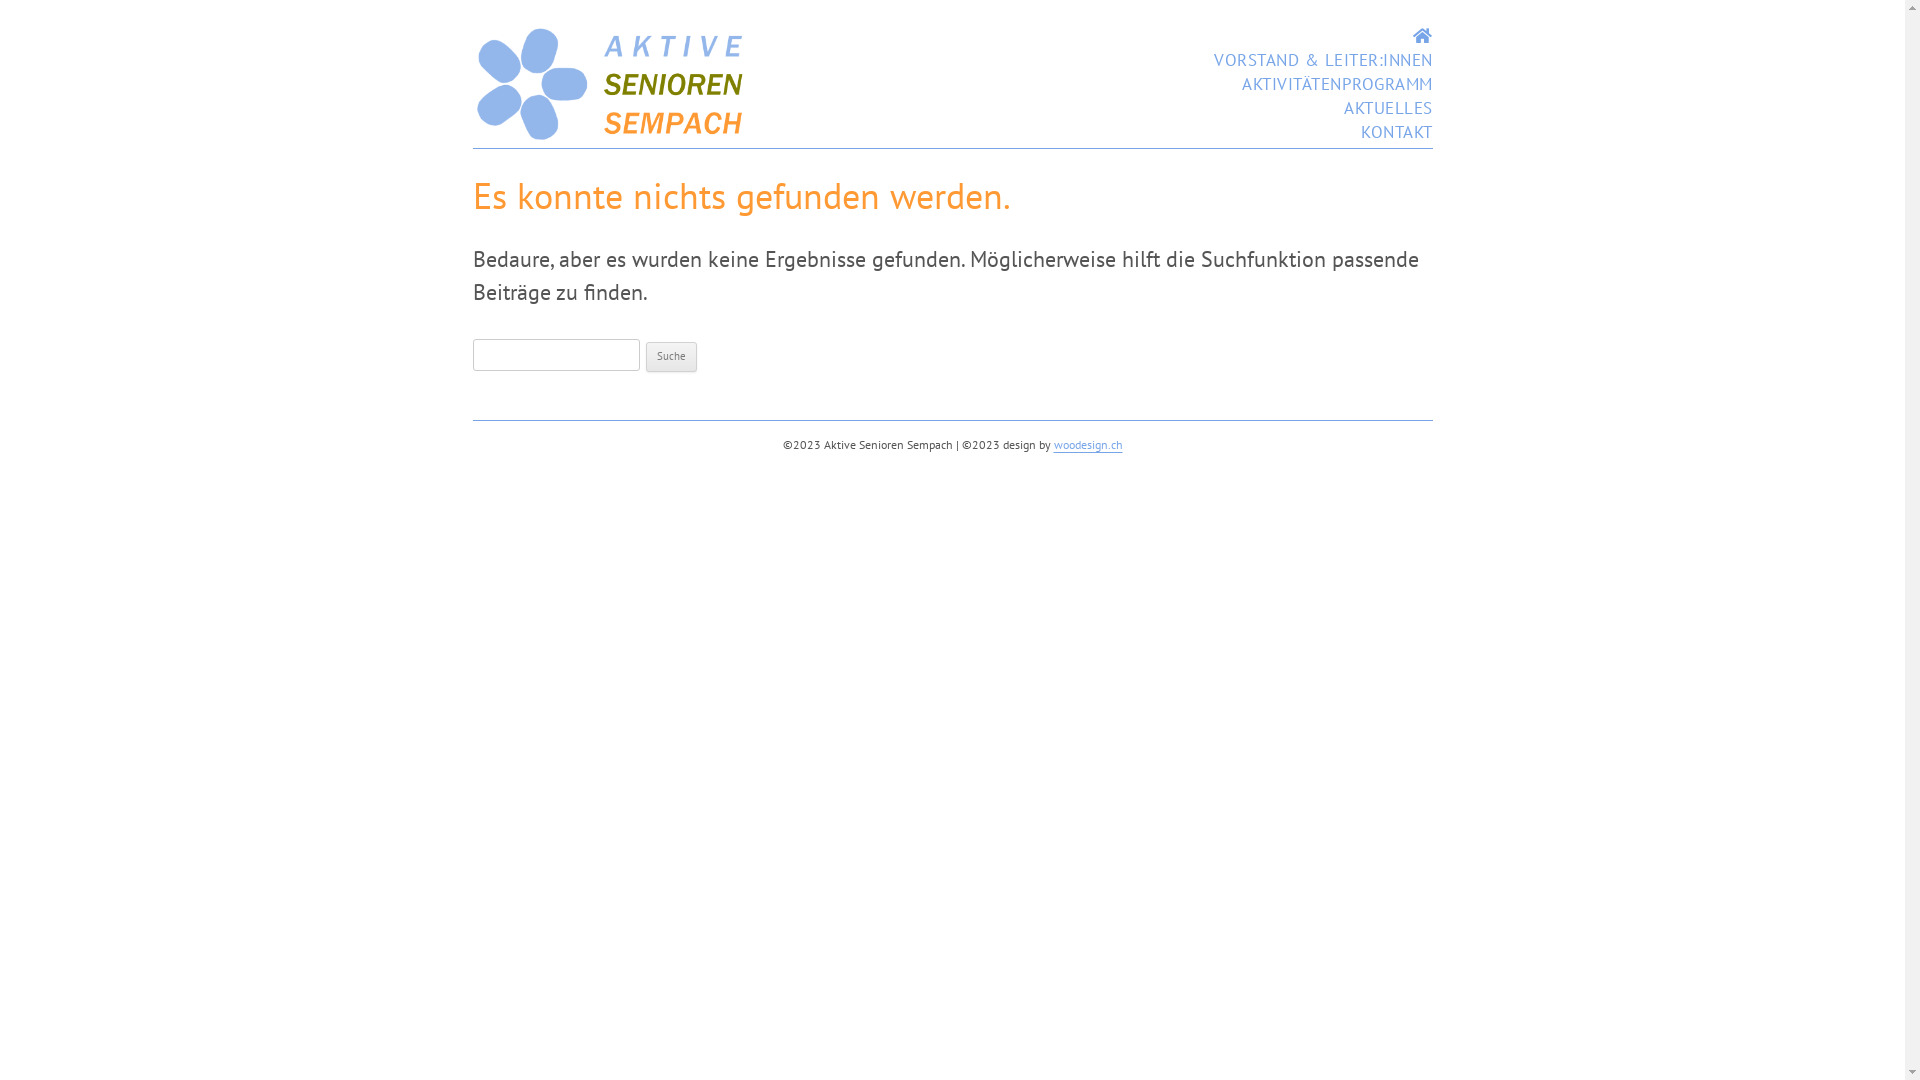  I want to click on 'Aktive Senioren Sempach', so click(610, 135).